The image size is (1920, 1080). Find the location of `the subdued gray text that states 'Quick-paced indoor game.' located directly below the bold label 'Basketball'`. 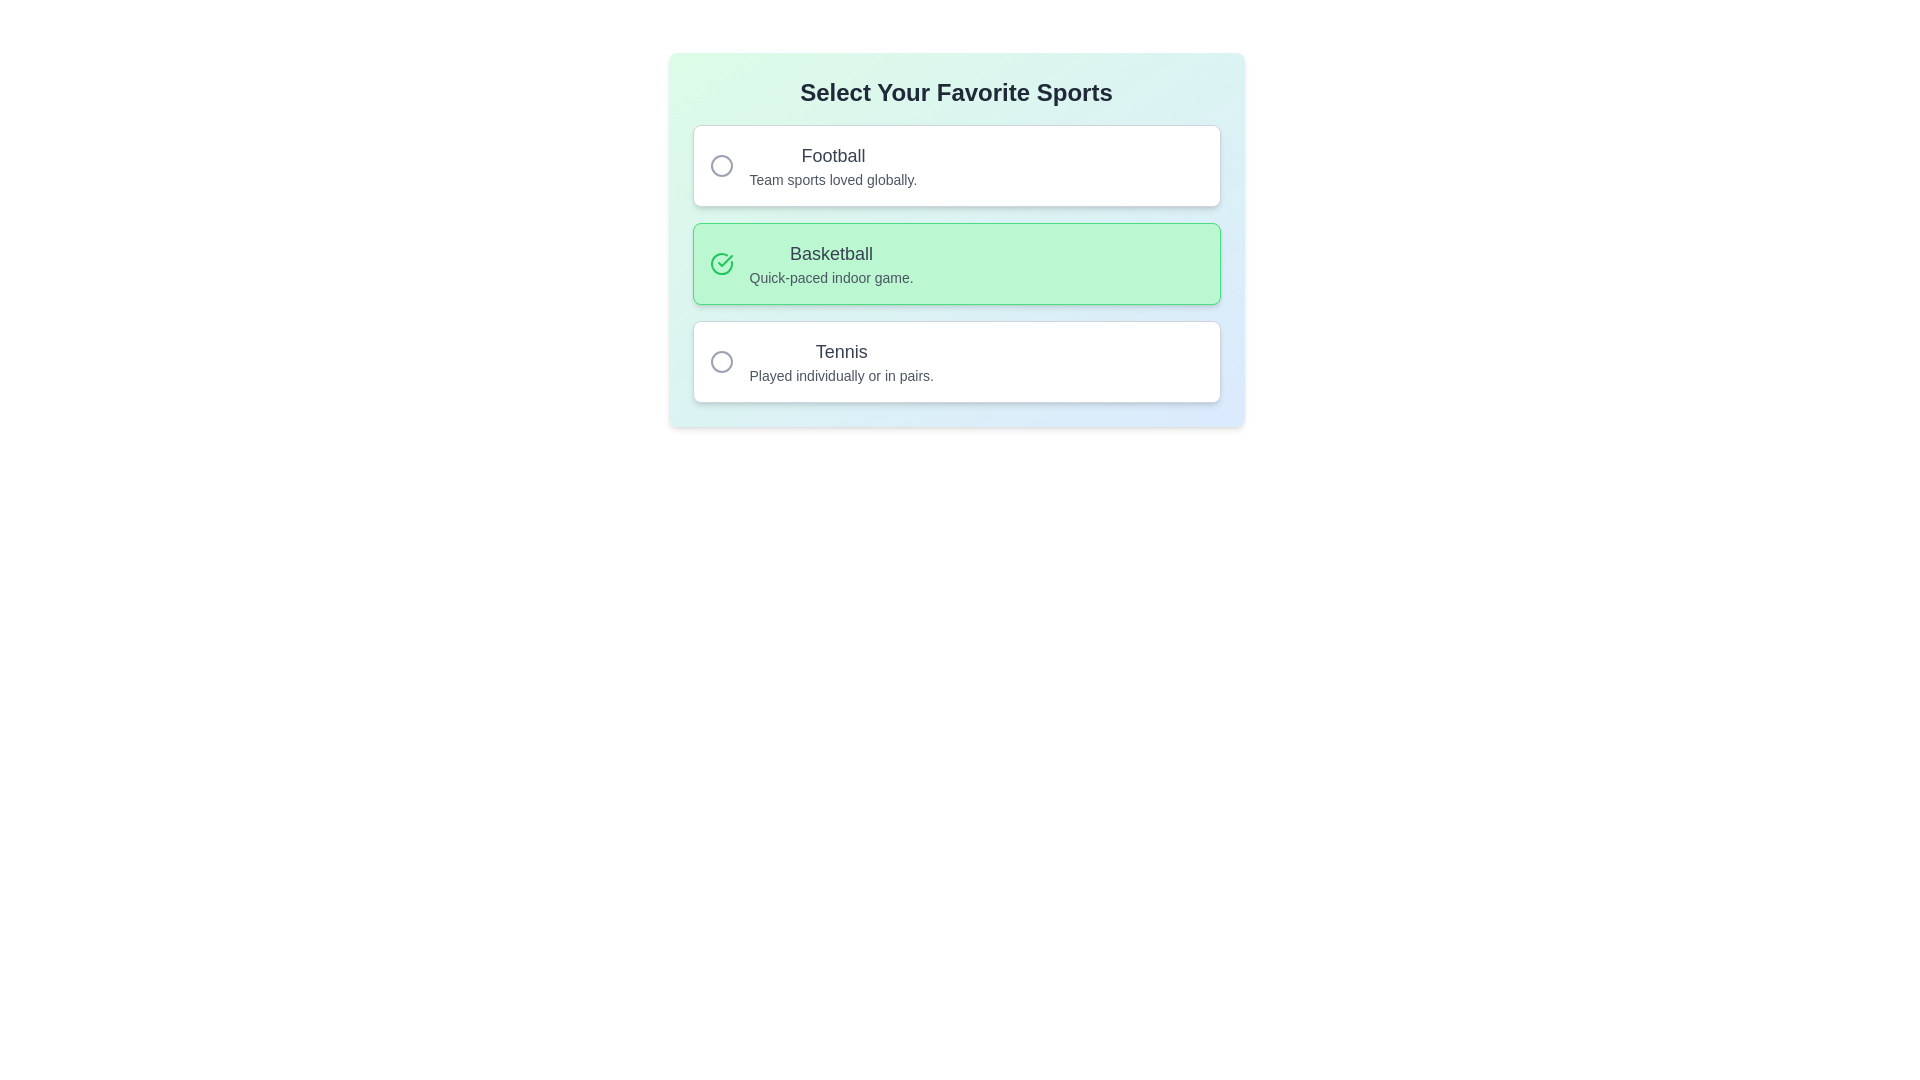

the subdued gray text that states 'Quick-paced indoor game.' located directly below the bold label 'Basketball' is located at coordinates (831, 277).